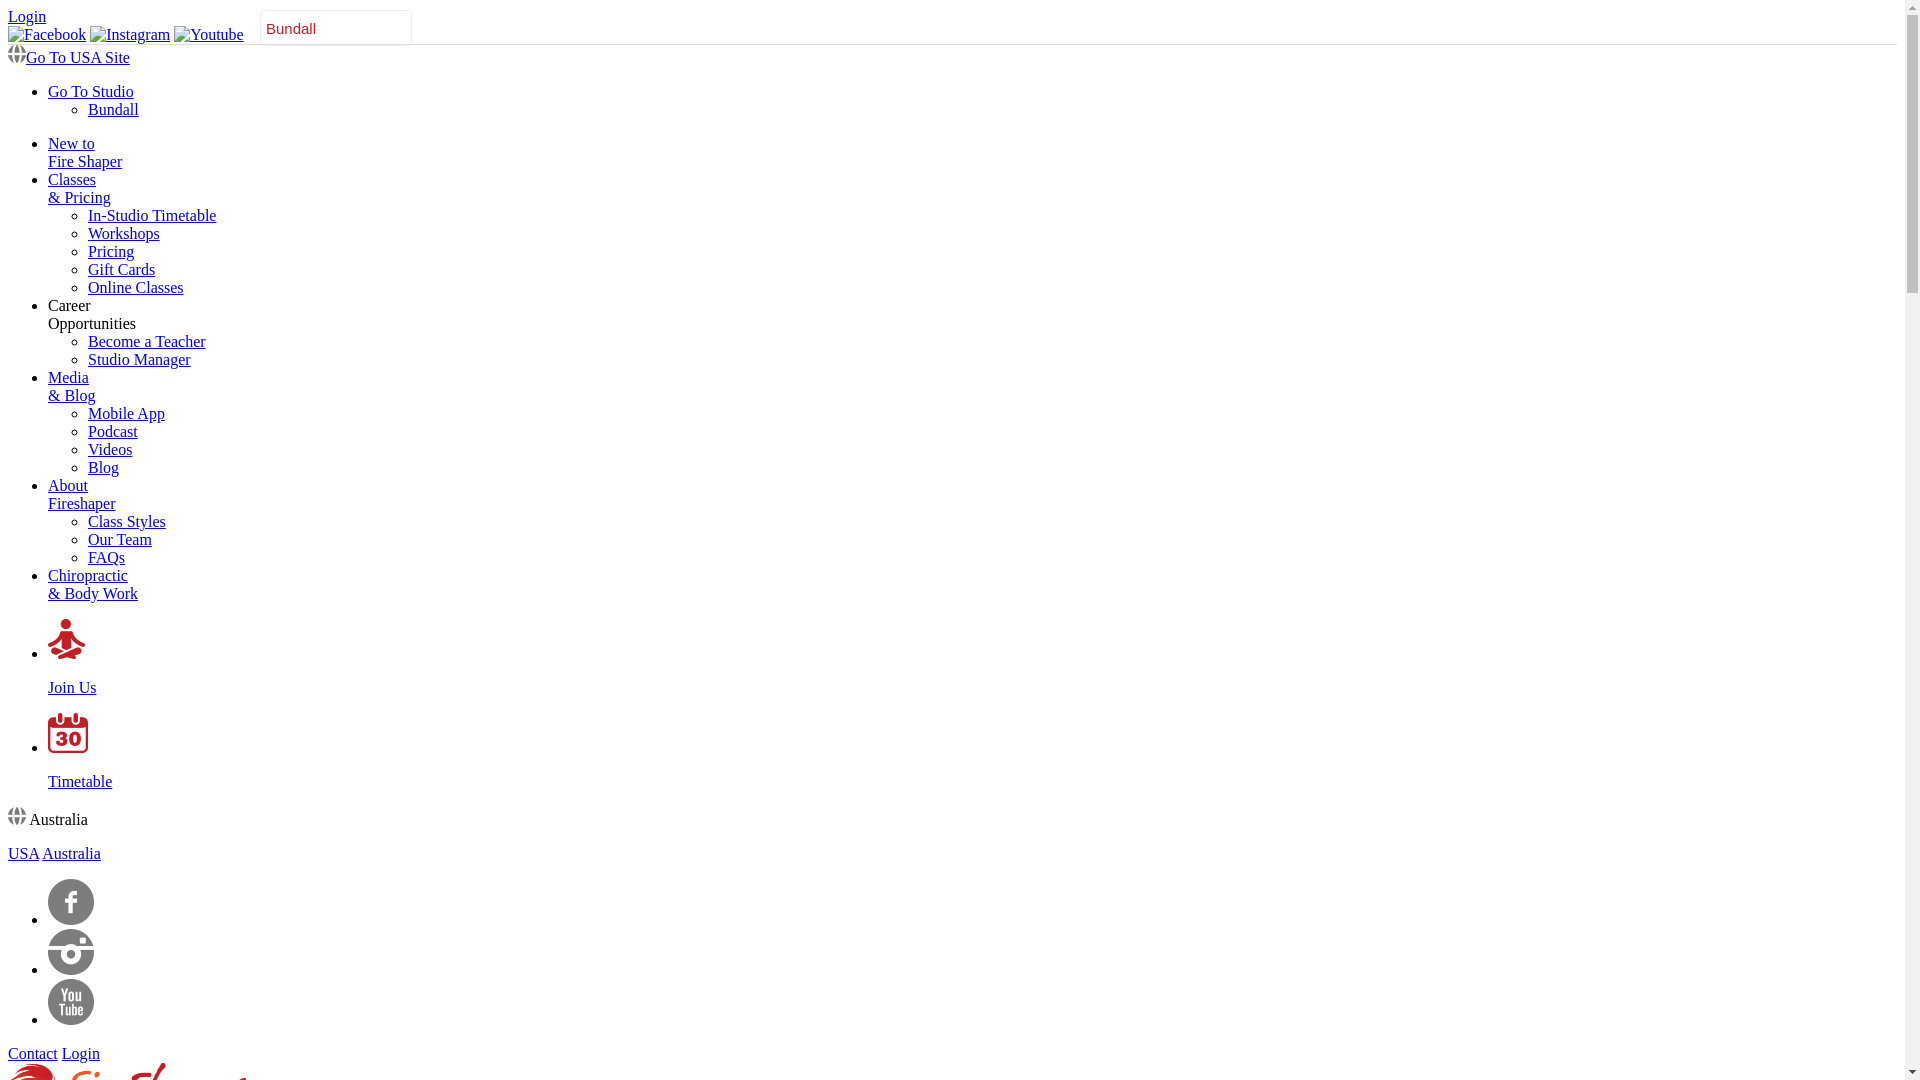 This screenshot has height=1080, width=1920. Describe the element at coordinates (112, 109) in the screenshot. I see `'Bundall'` at that location.